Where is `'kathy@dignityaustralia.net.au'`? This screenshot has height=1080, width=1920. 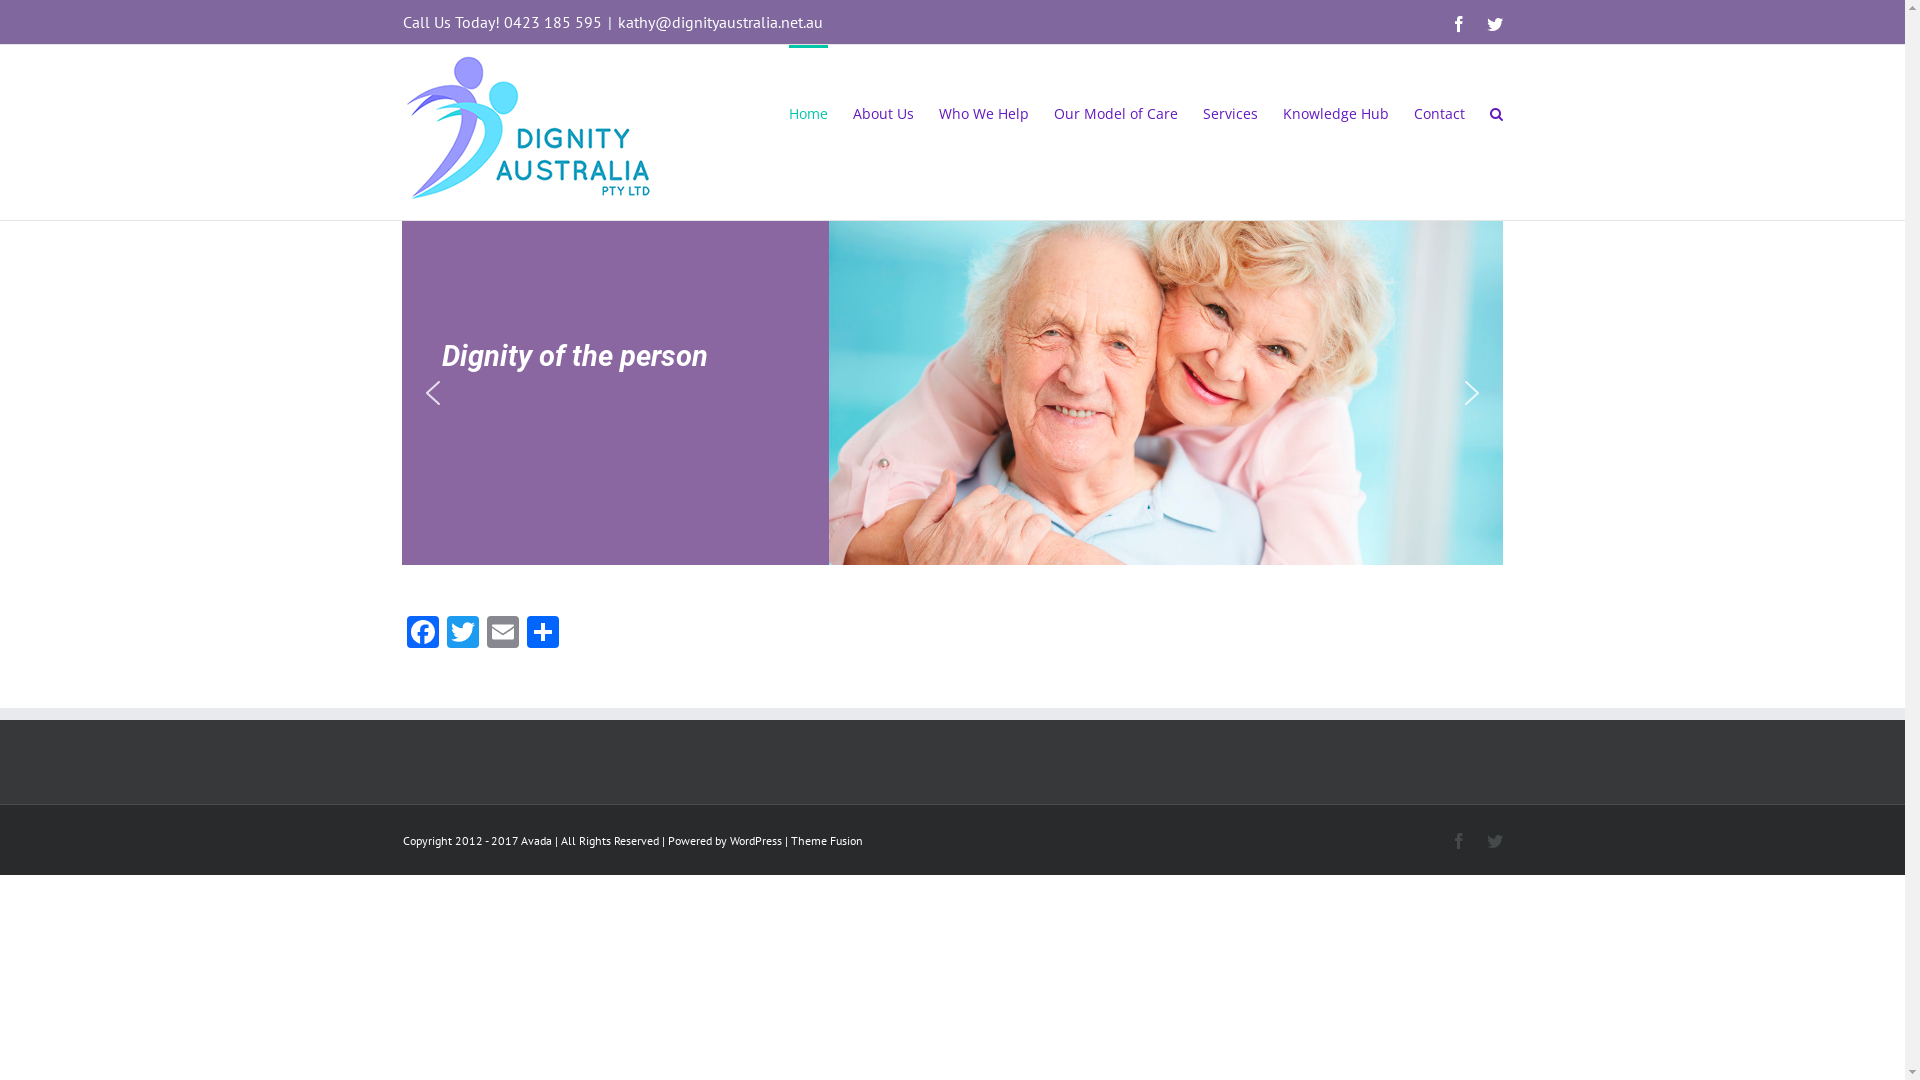
'kathy@dignityaustralia.net.au' is located at coordinates (720, 22).